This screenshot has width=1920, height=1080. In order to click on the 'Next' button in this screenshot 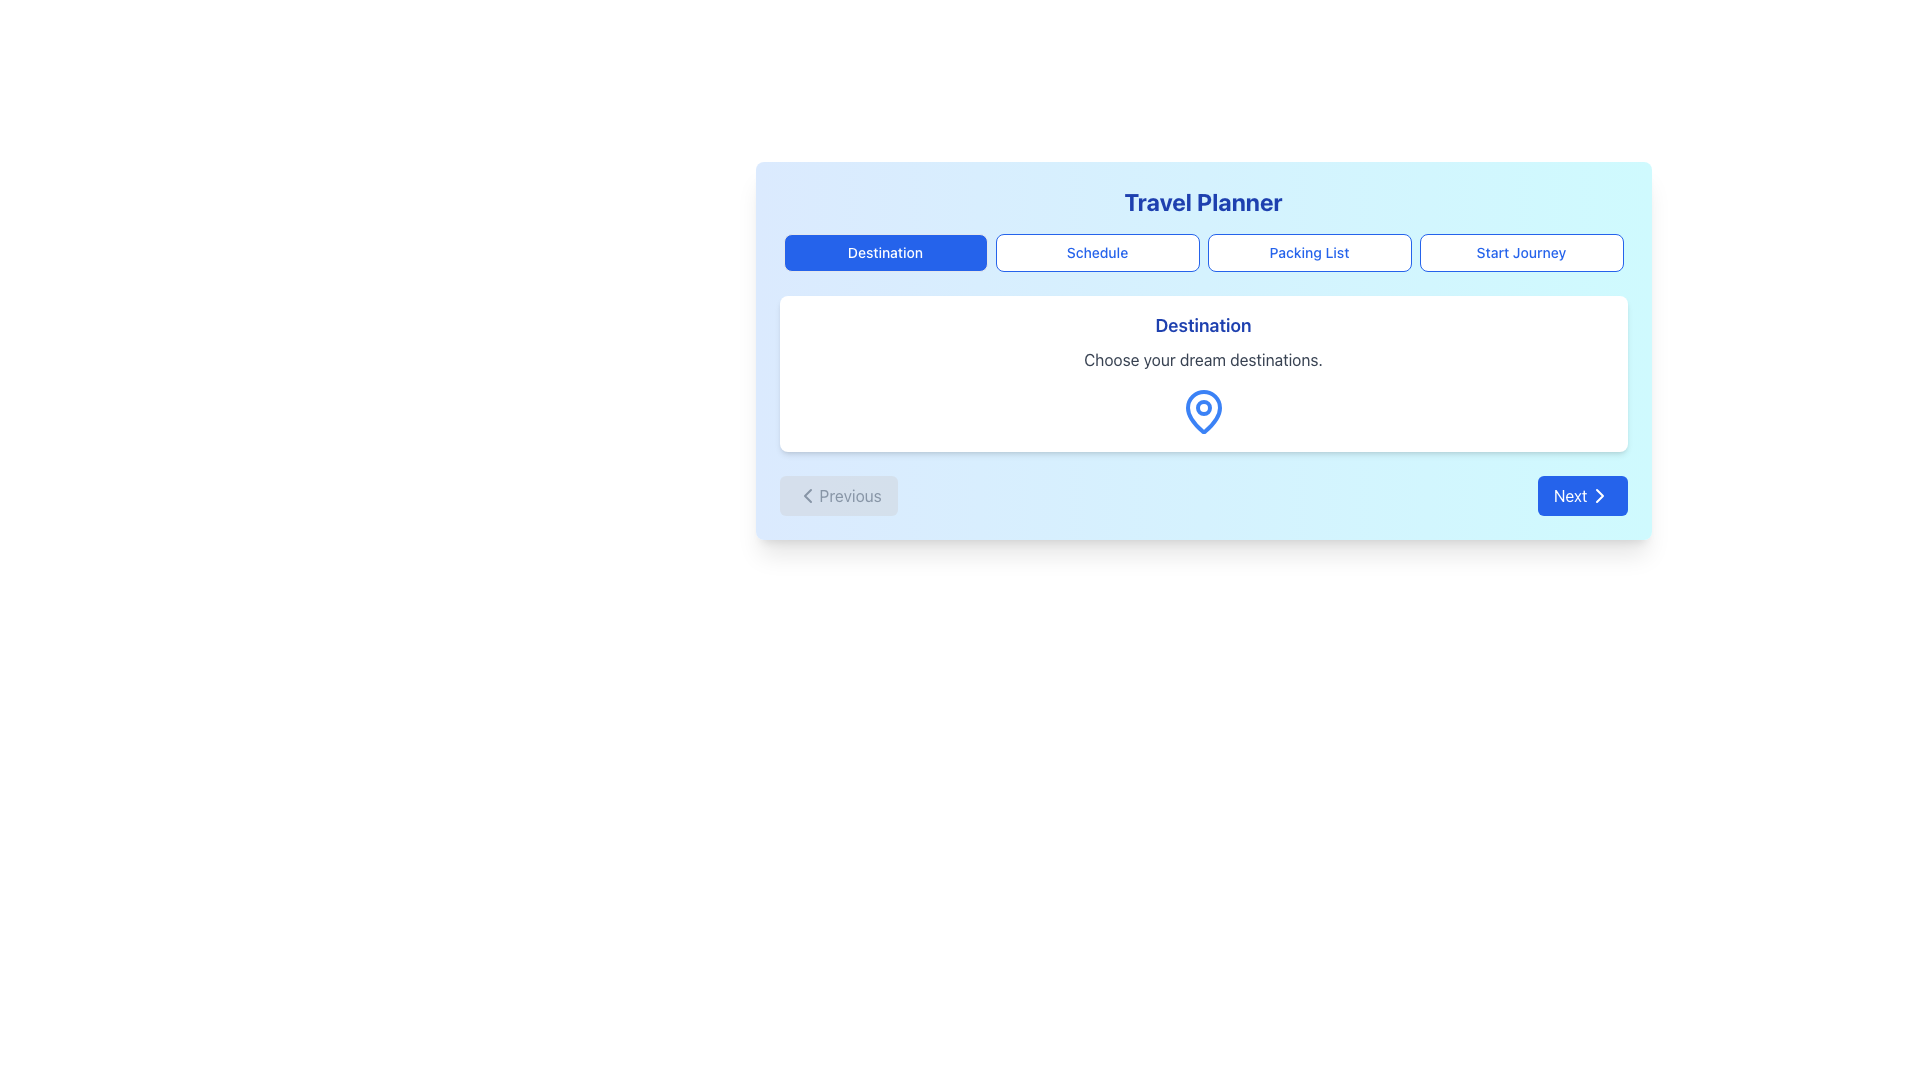, I will do `click(1598, 495)`.